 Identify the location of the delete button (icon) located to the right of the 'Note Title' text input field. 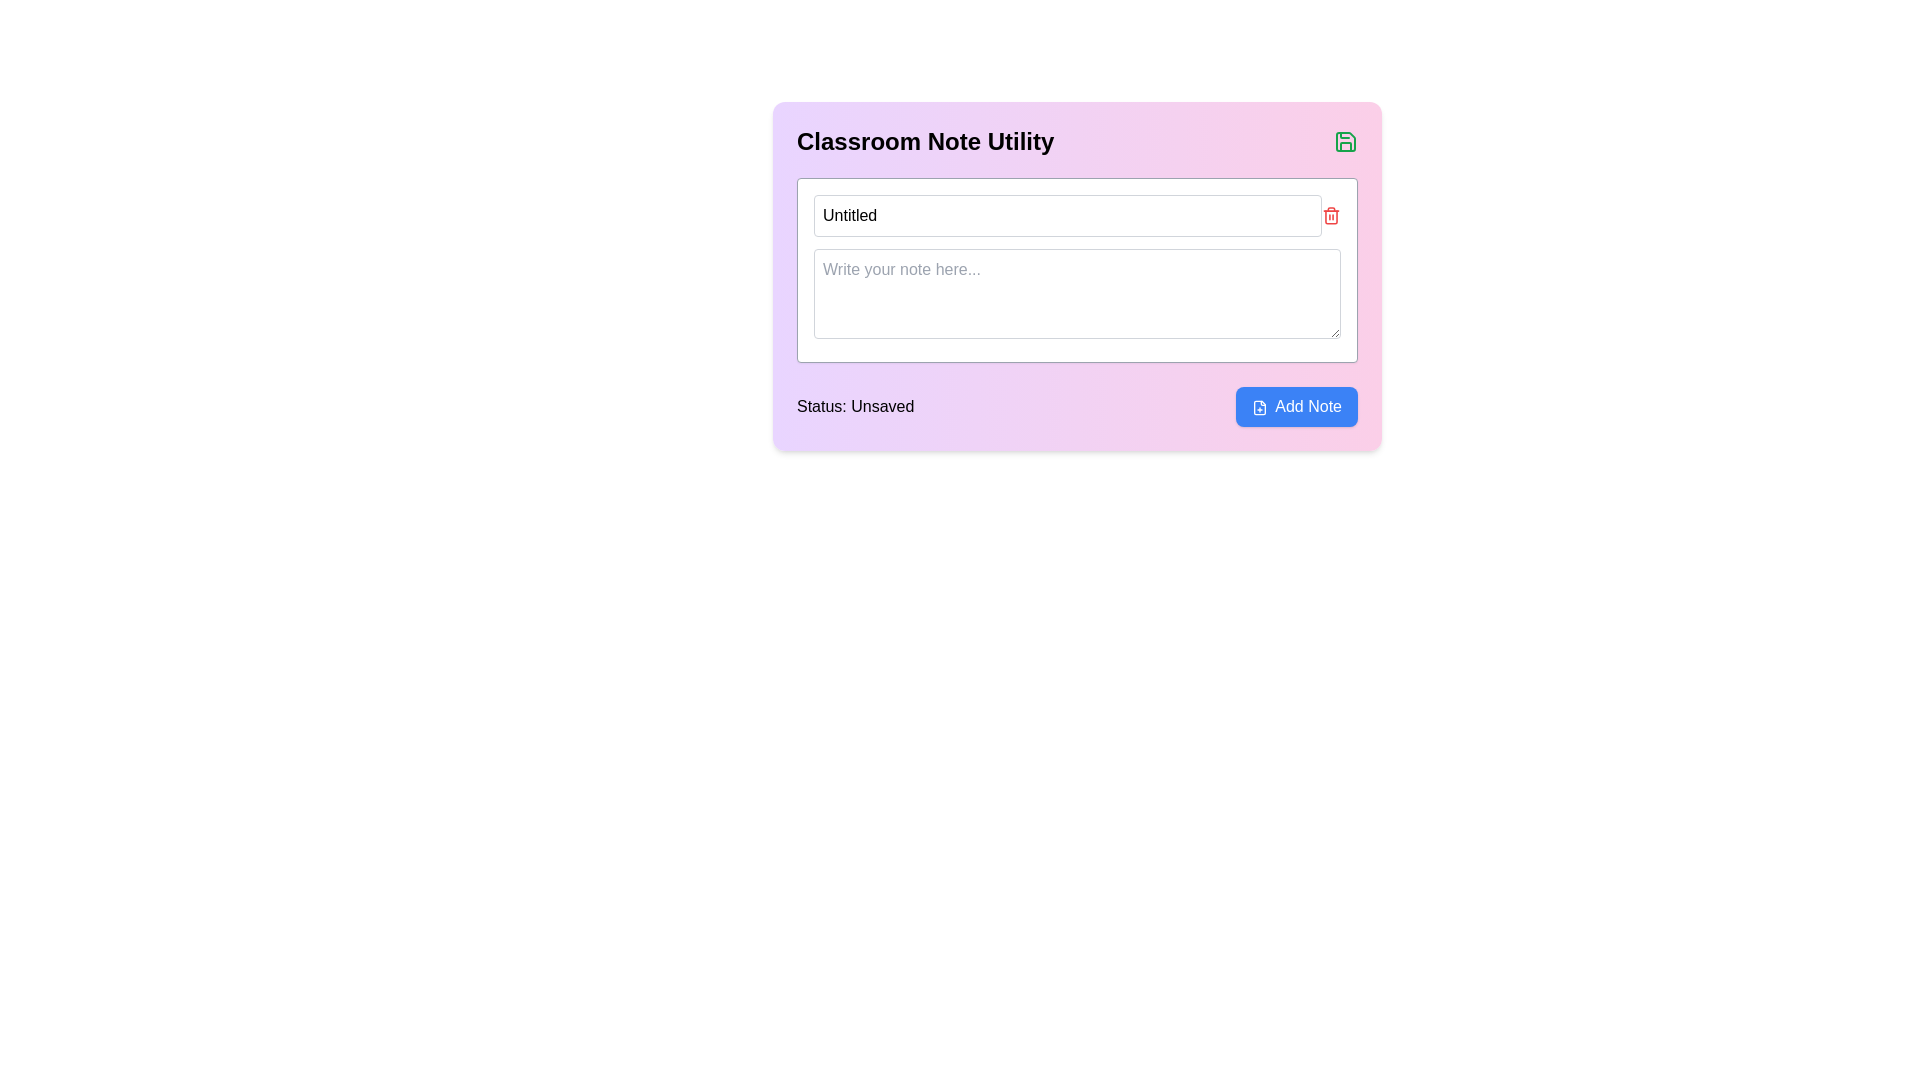
(1331, 216).